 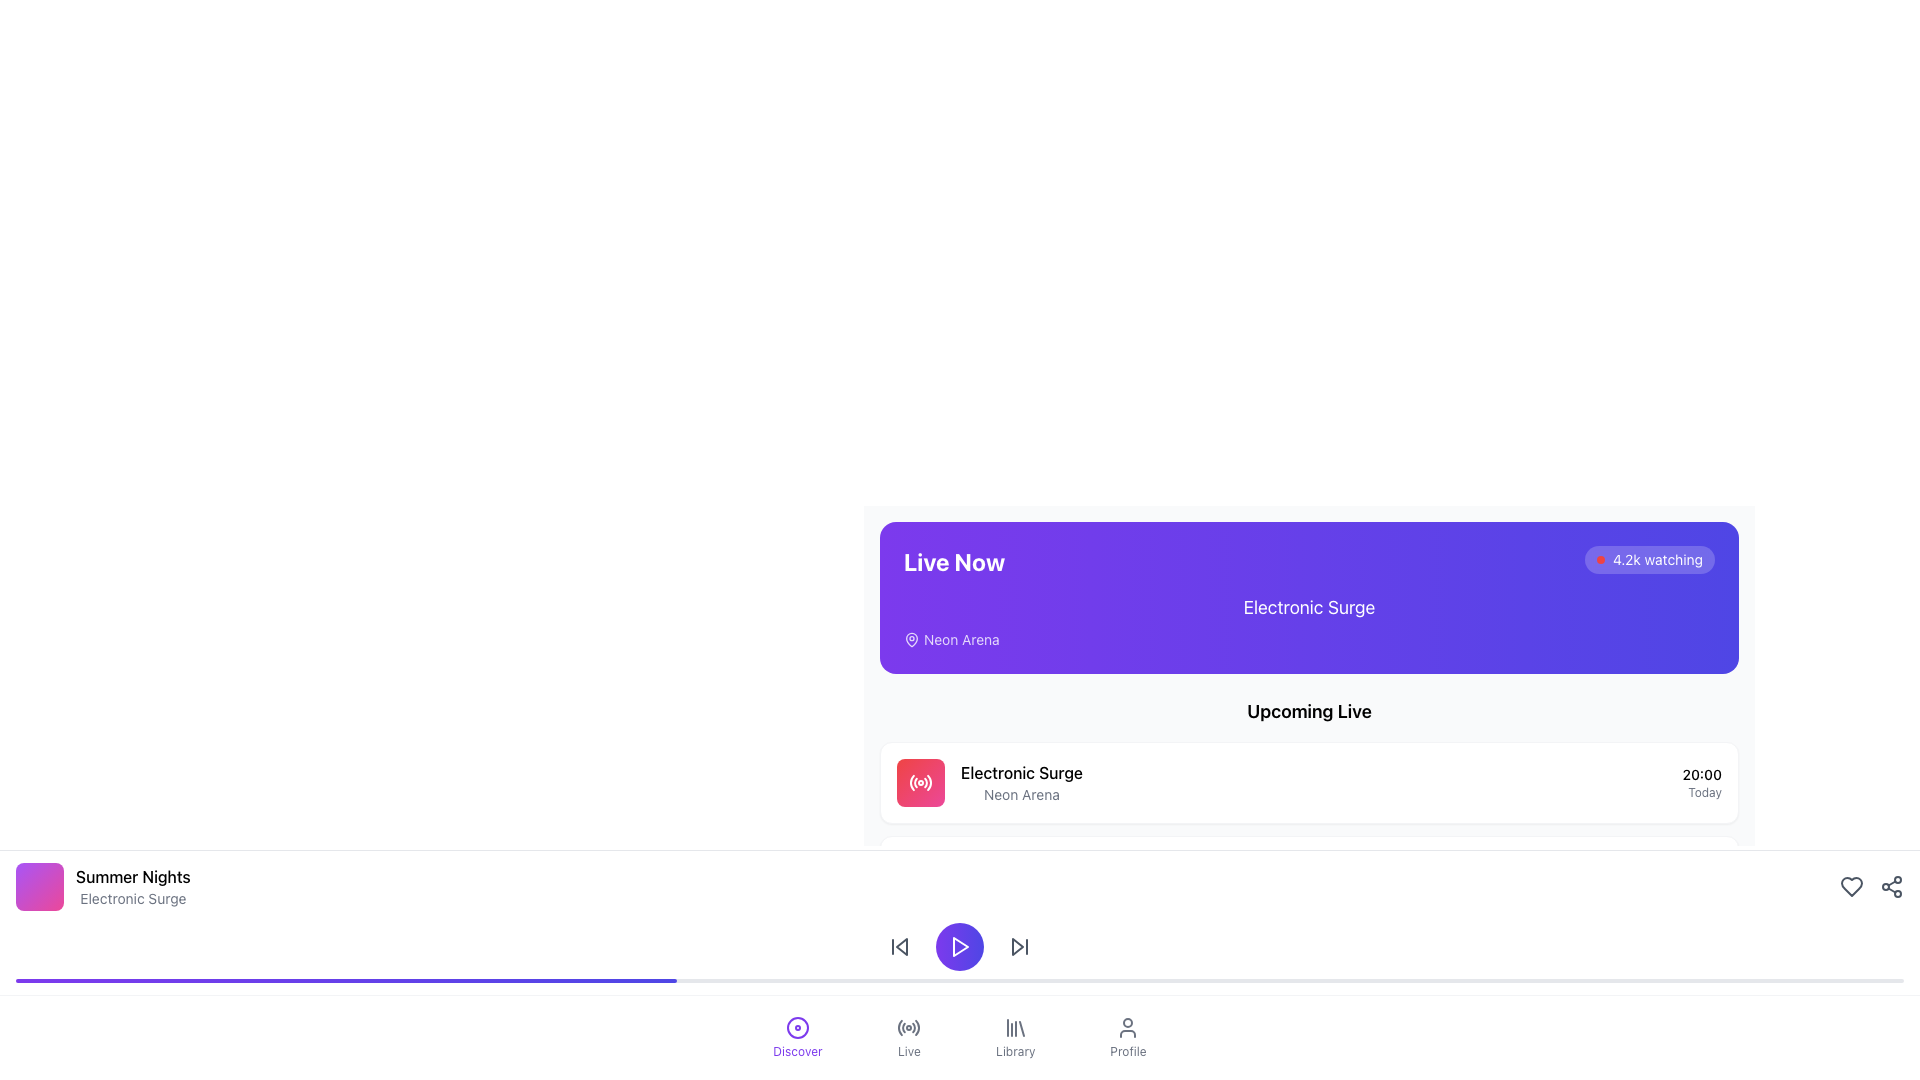 I want to click on the sharing button located in the bottom-right corner of the interface, to the right of the heart icon, so click(x=1890, y=886).